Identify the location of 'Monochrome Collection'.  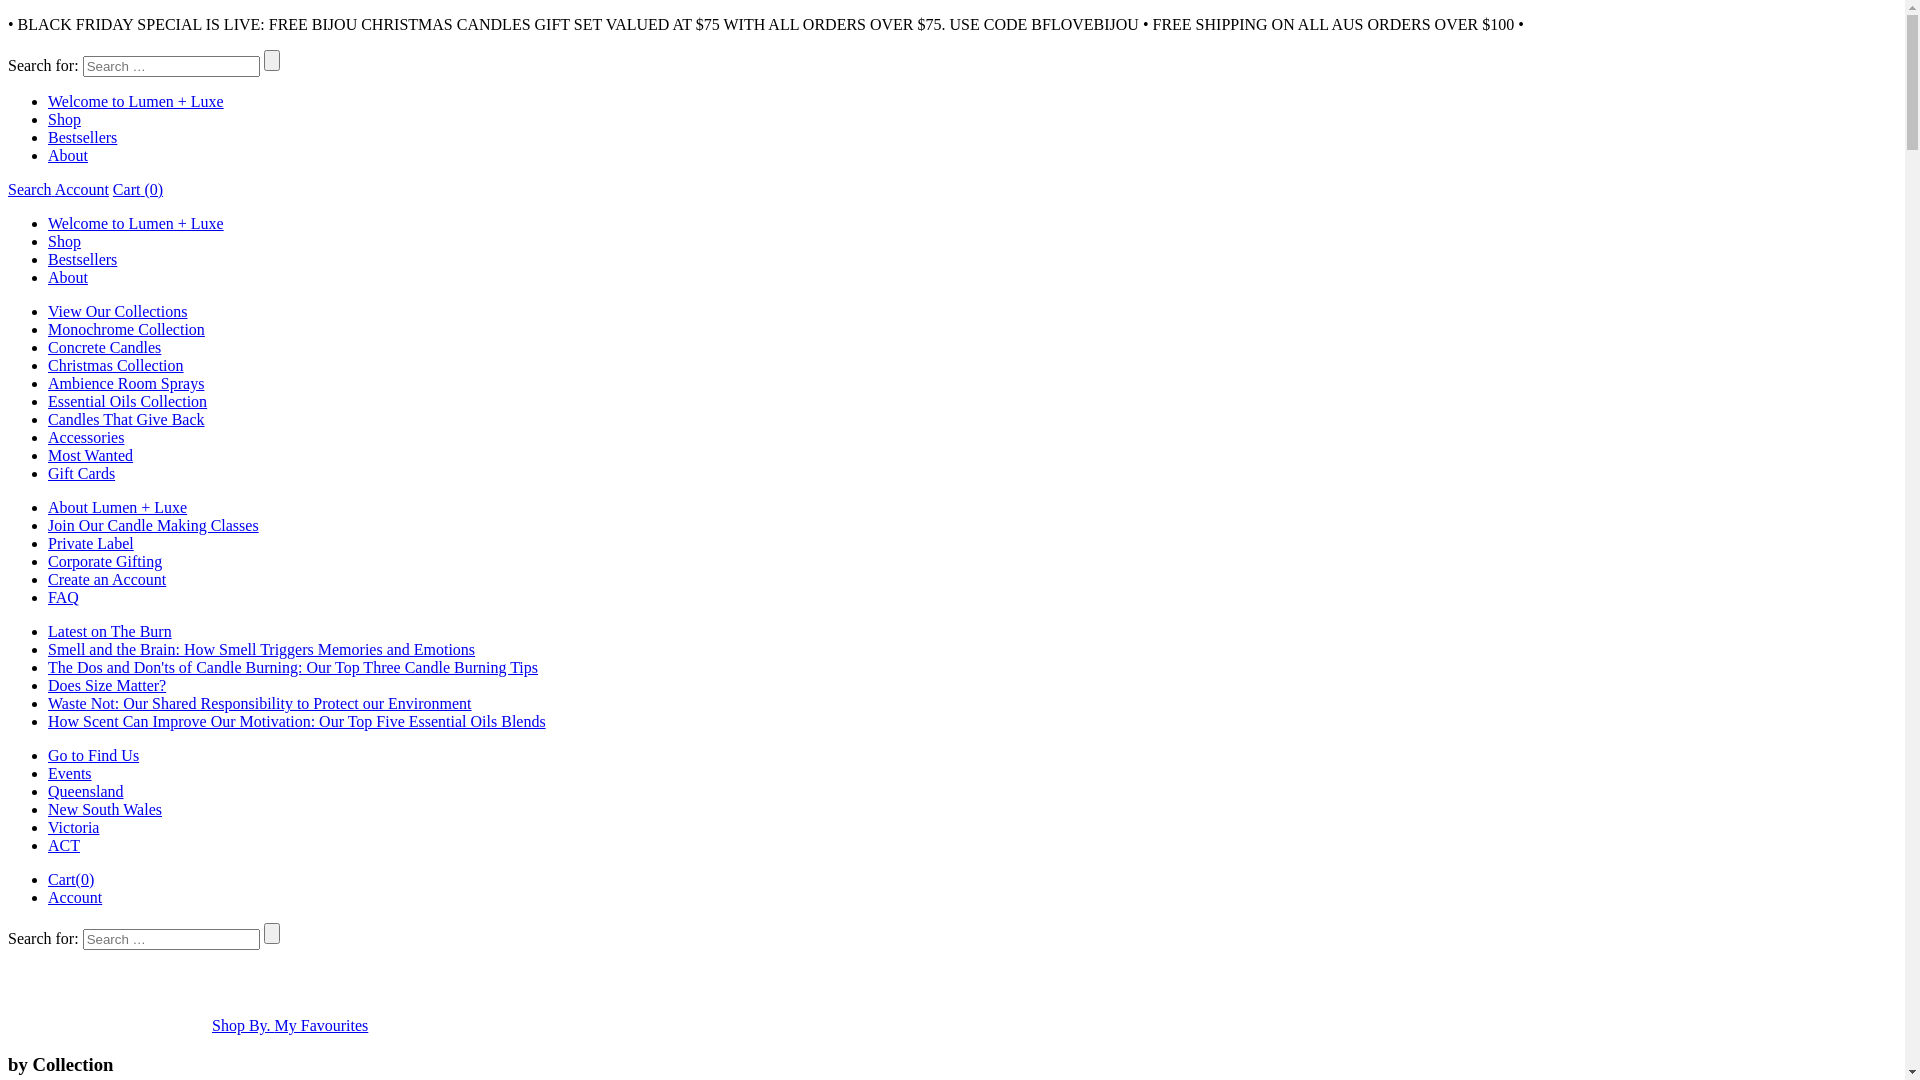
(48, 328).